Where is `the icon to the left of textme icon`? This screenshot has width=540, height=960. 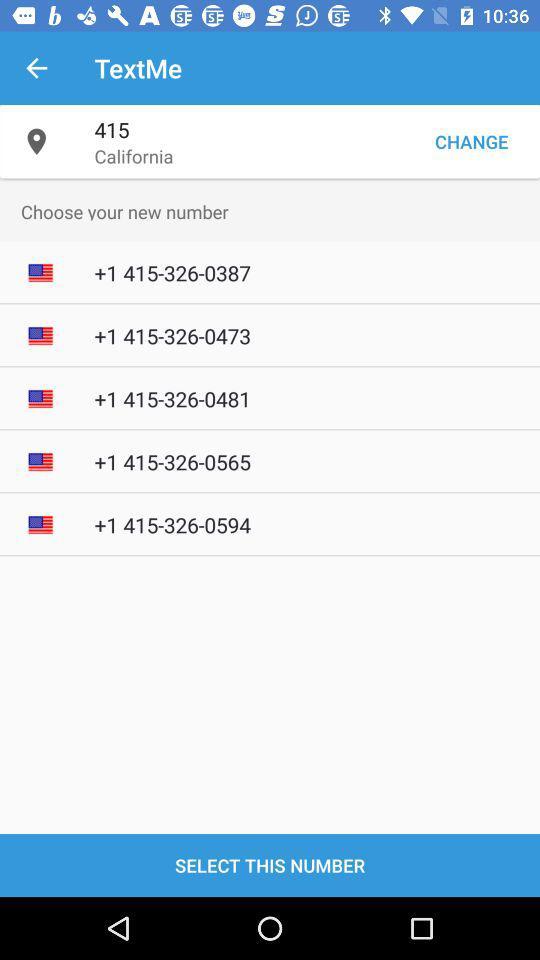 the icon to the left of textme icon is located at coordinates (36, 68).